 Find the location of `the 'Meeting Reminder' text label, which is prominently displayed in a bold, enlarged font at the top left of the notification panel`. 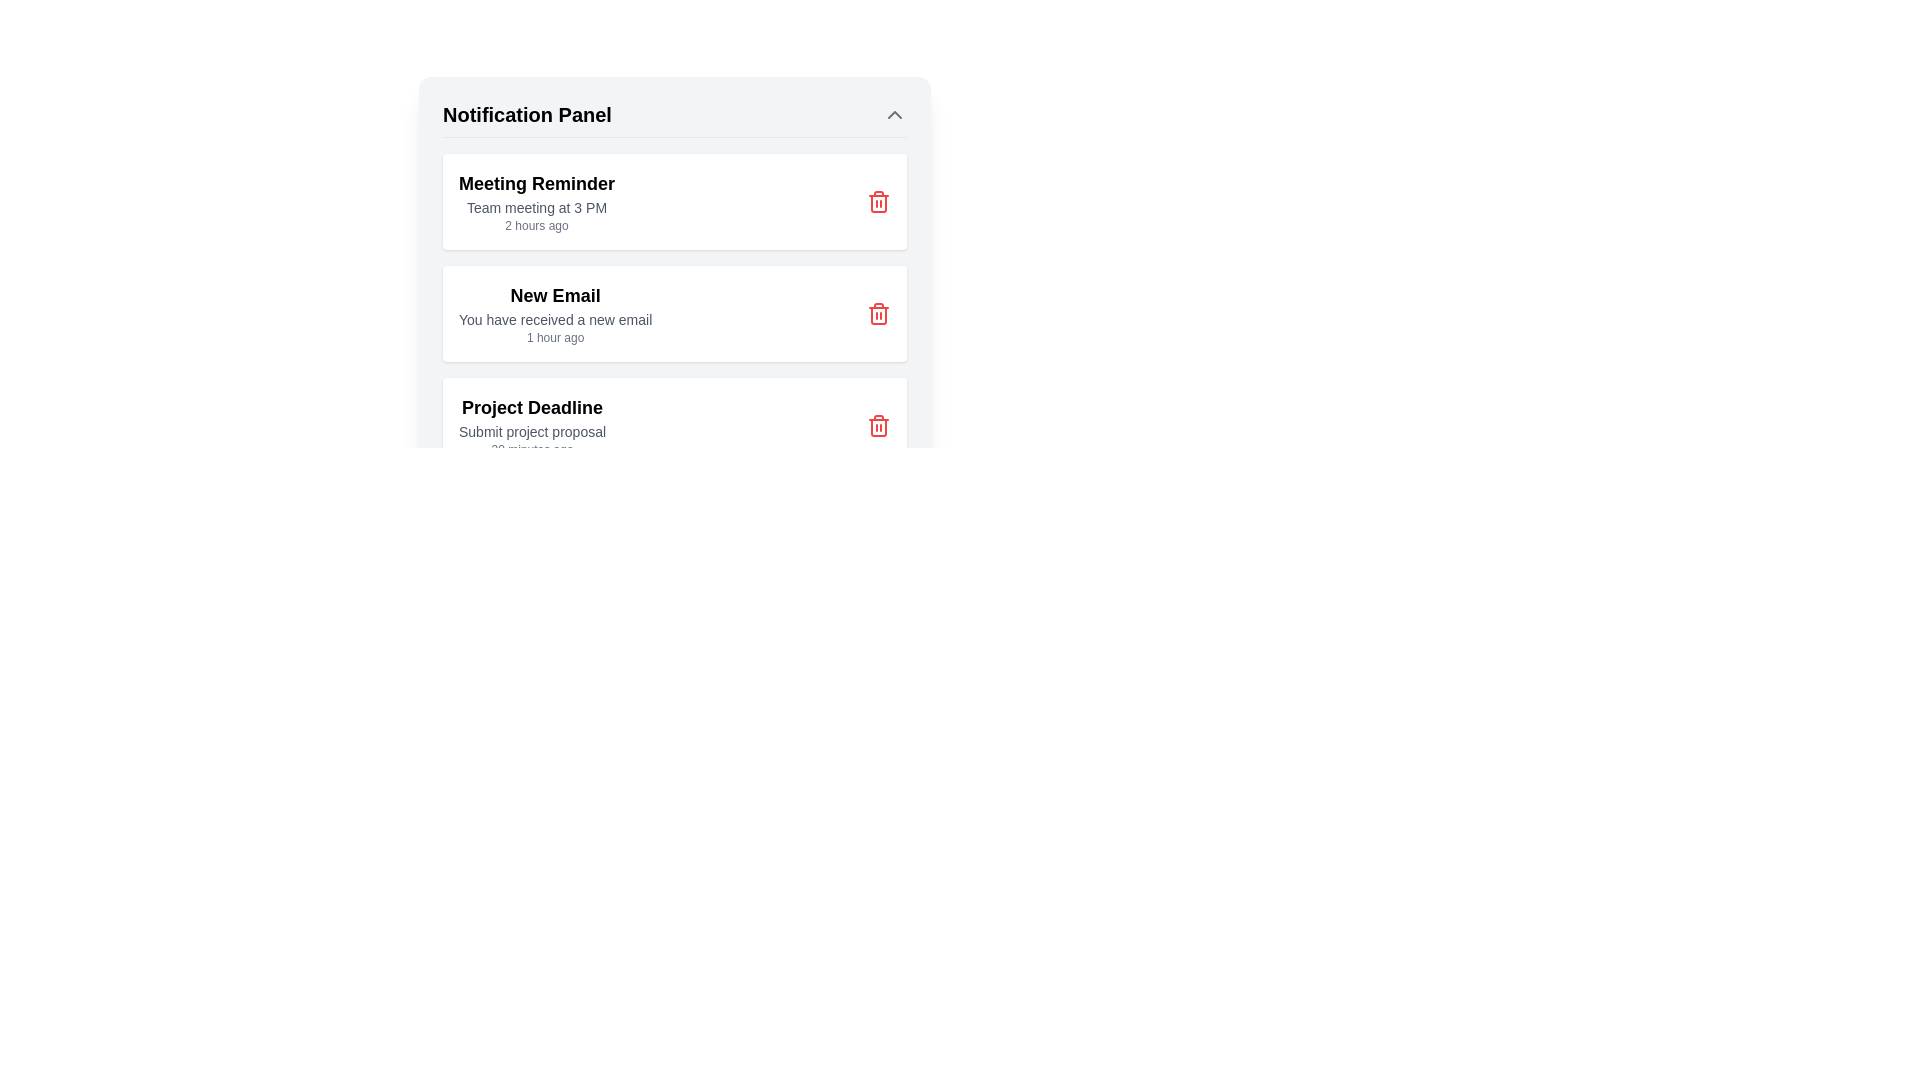

the 'Meeting Reminder' text label, which is prominently displayed in a bold, enlarged font at the top left of the notification panel is located at coordinates (537, 184).